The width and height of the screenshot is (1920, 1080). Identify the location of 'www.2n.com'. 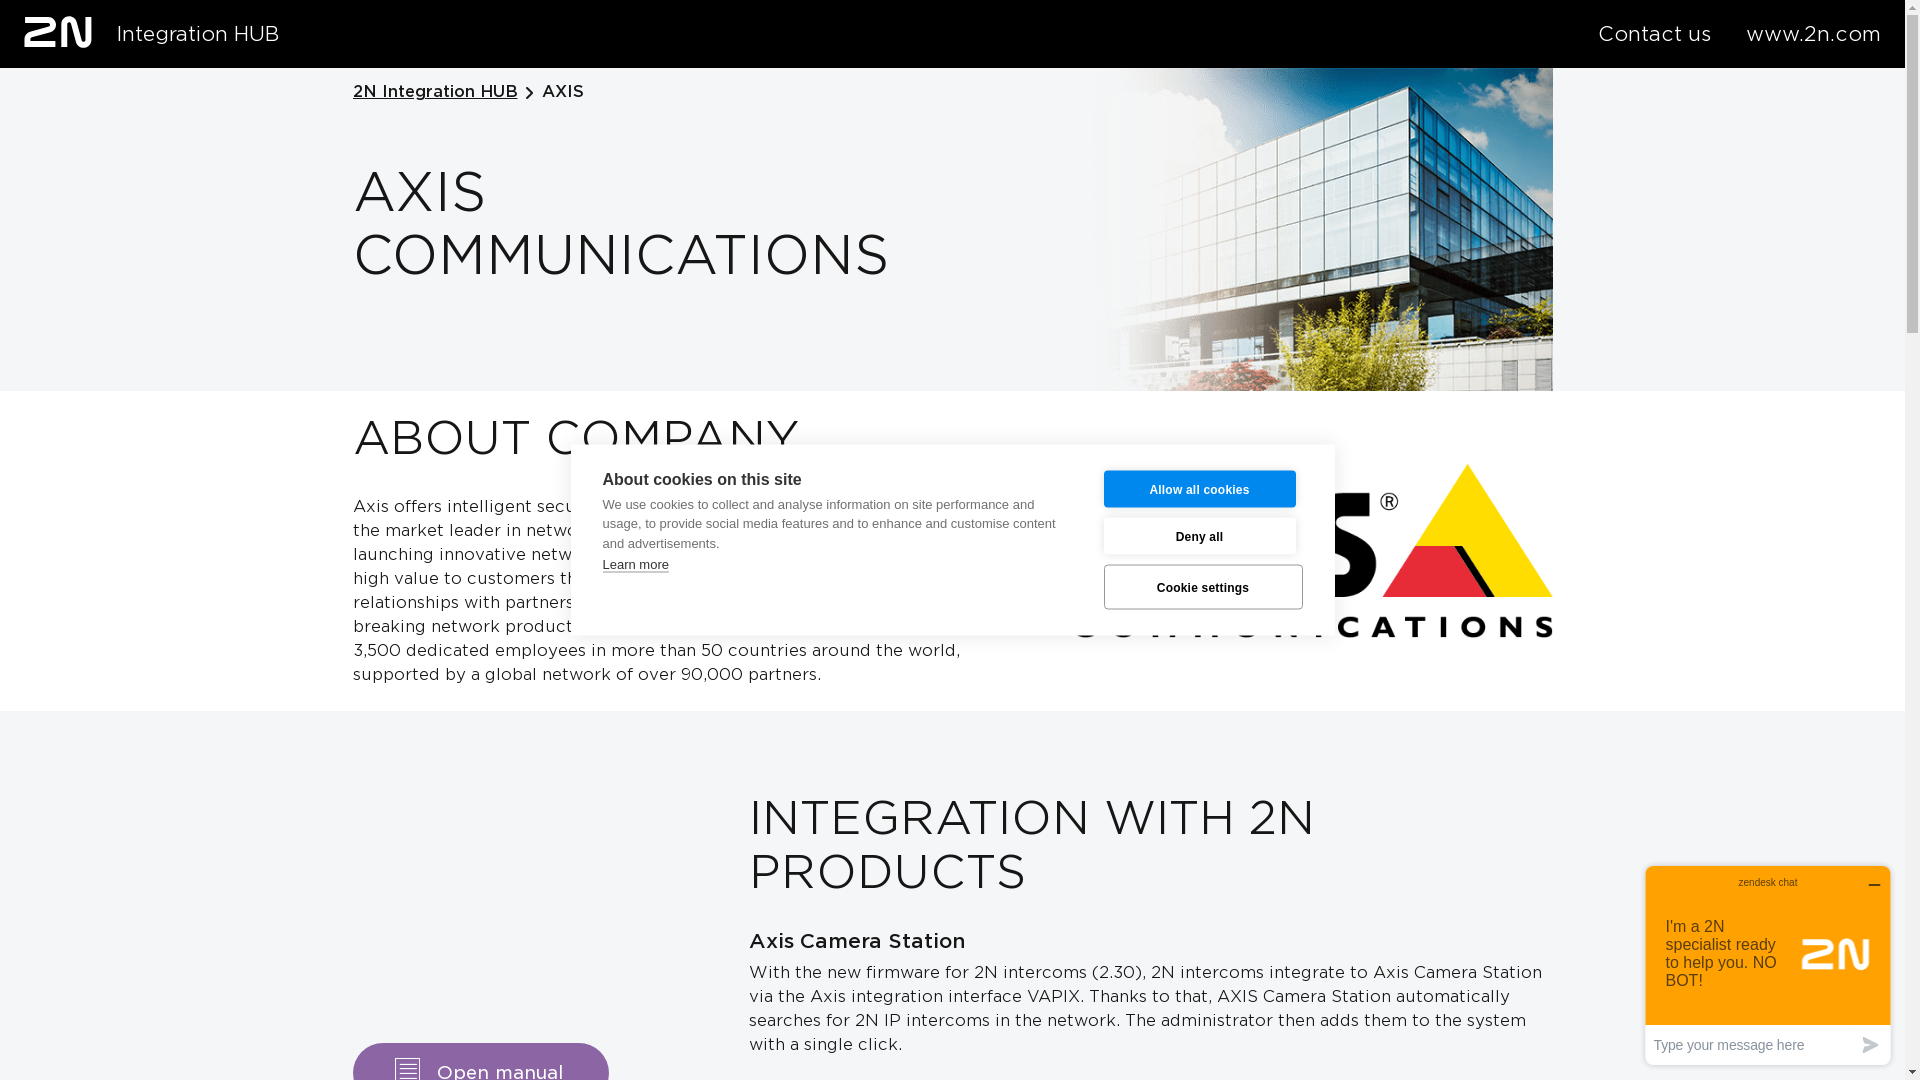
(1813, 34).